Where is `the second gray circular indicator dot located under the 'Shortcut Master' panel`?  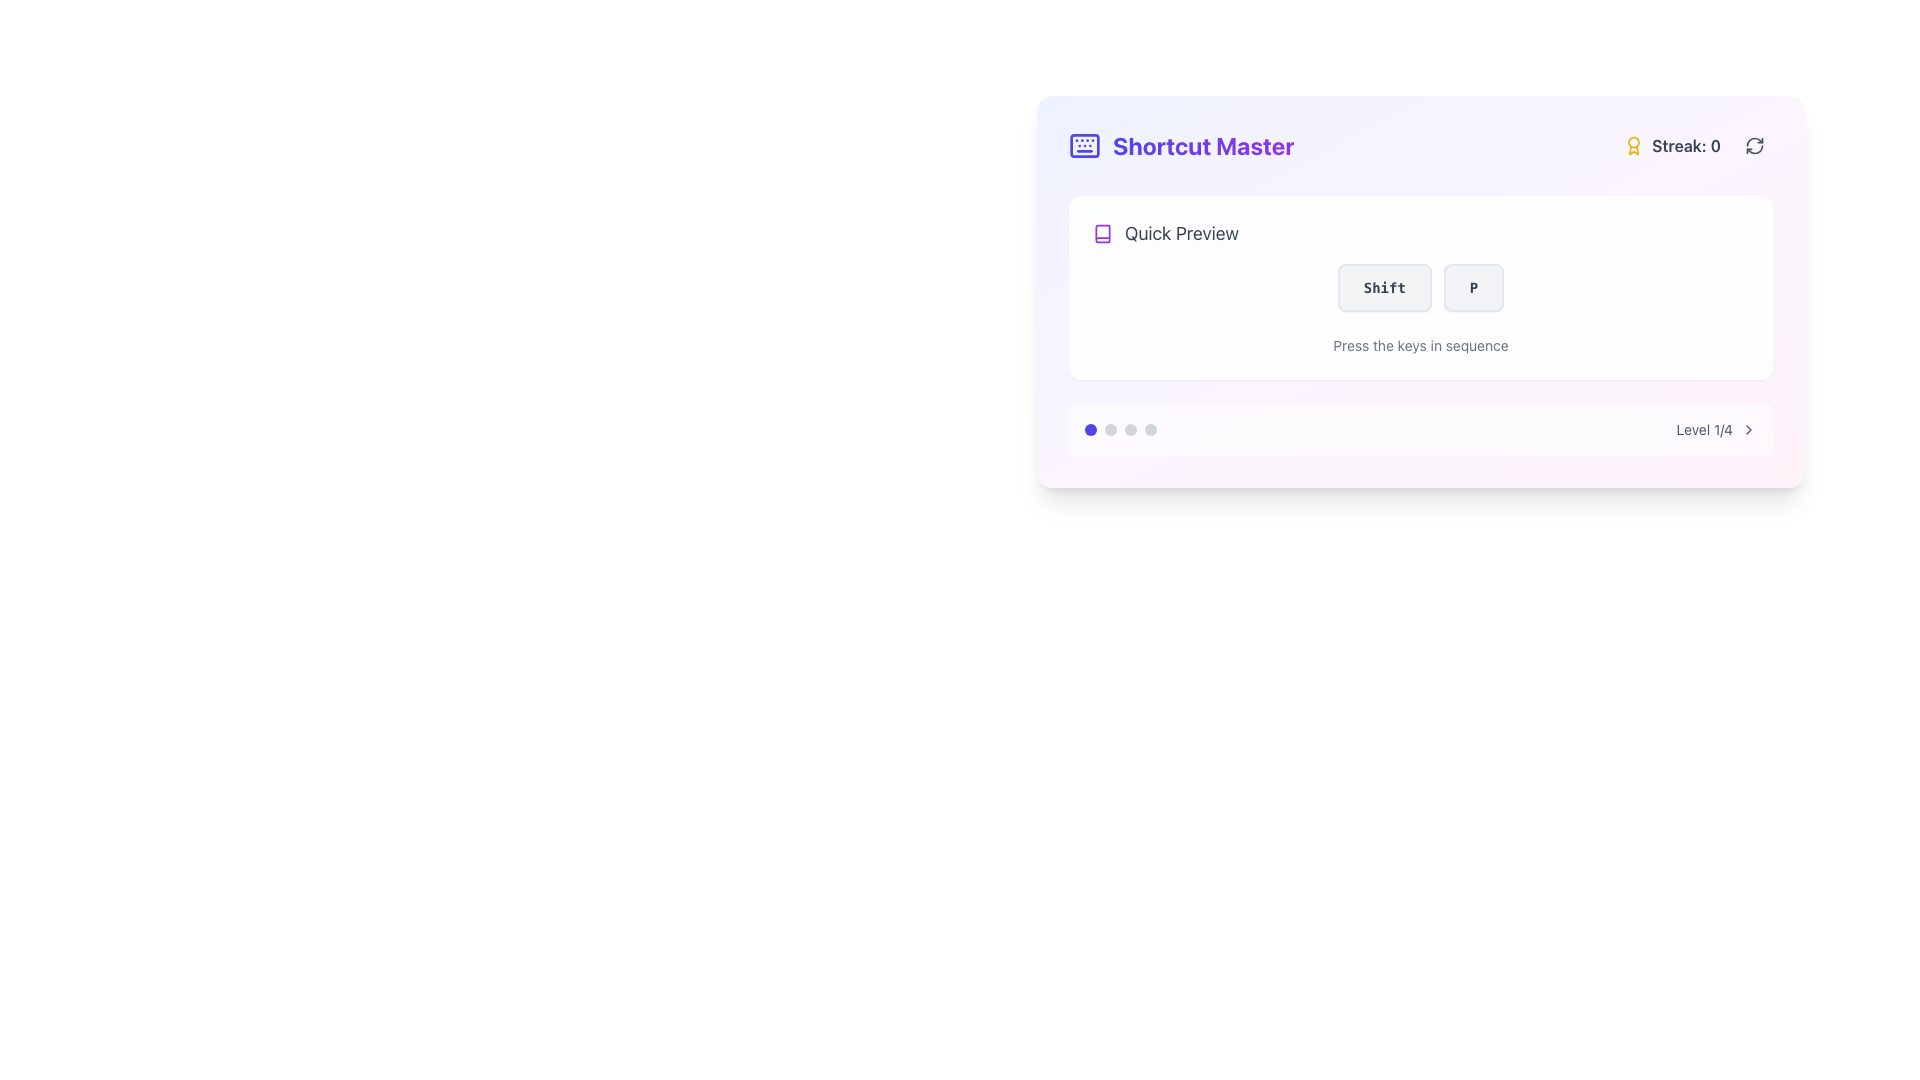
the second gray circular indicator dot located under the 'Shortcut Master' panel is located at coordinates (1109, 428).